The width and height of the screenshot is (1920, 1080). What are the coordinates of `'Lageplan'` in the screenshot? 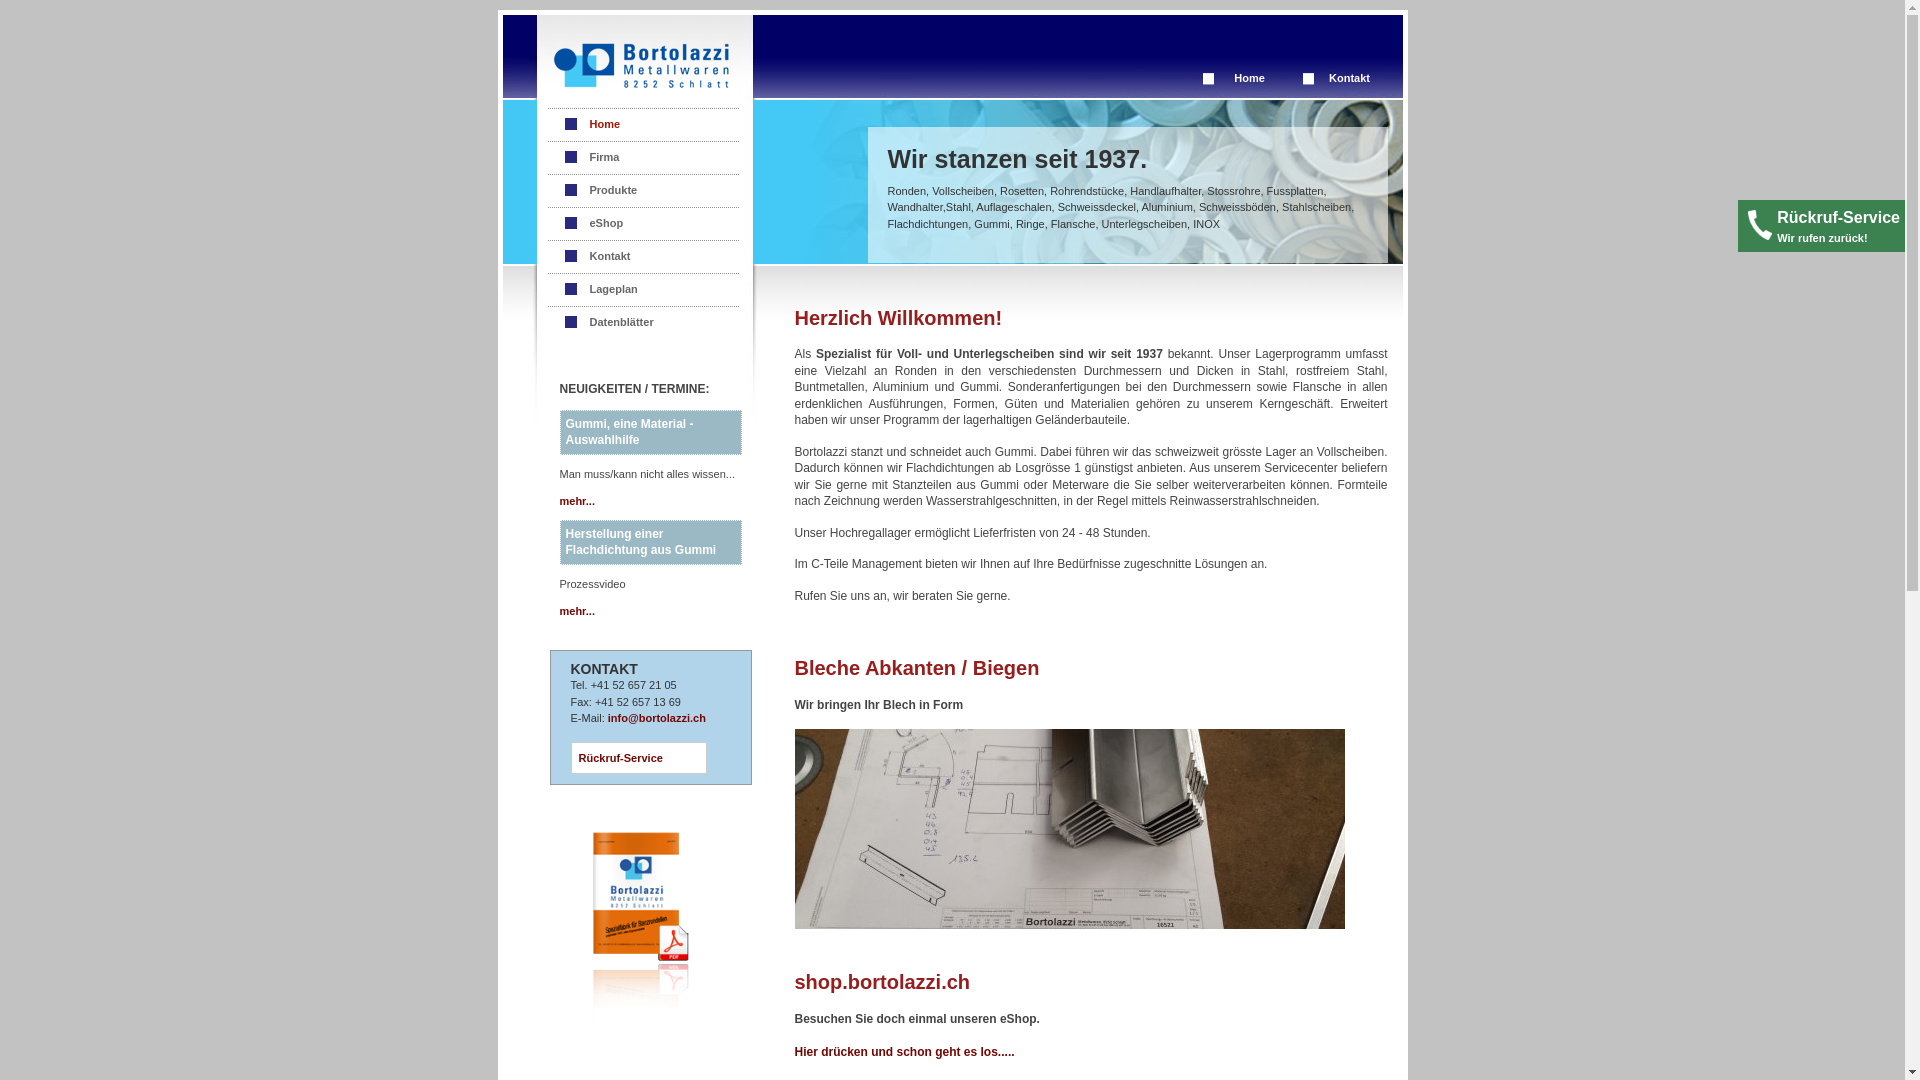 It's located at (646, 289).